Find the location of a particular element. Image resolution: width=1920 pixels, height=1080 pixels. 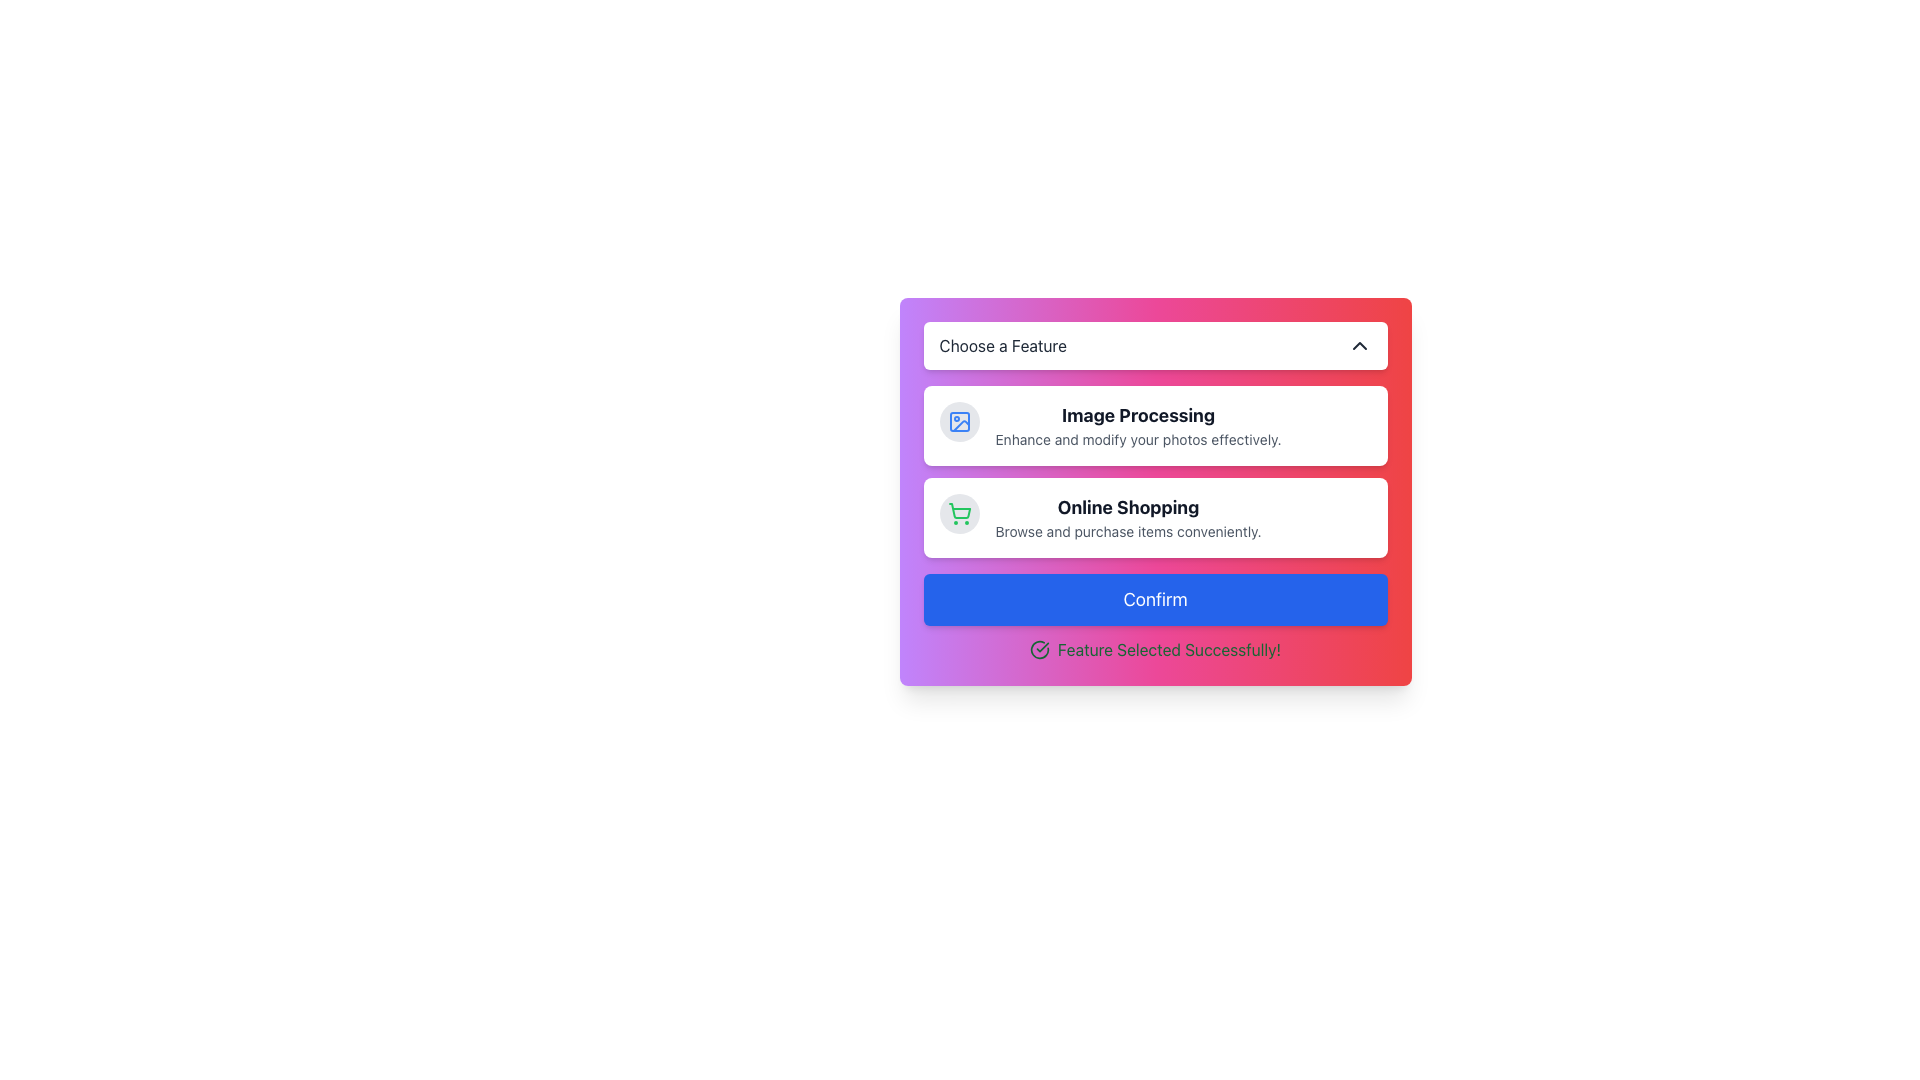

the text element that describes the 'Online Shopping' feature, located in the middle of the feature selection panel, specifically within the second interactive option row is located at coordinates (1128, 516).